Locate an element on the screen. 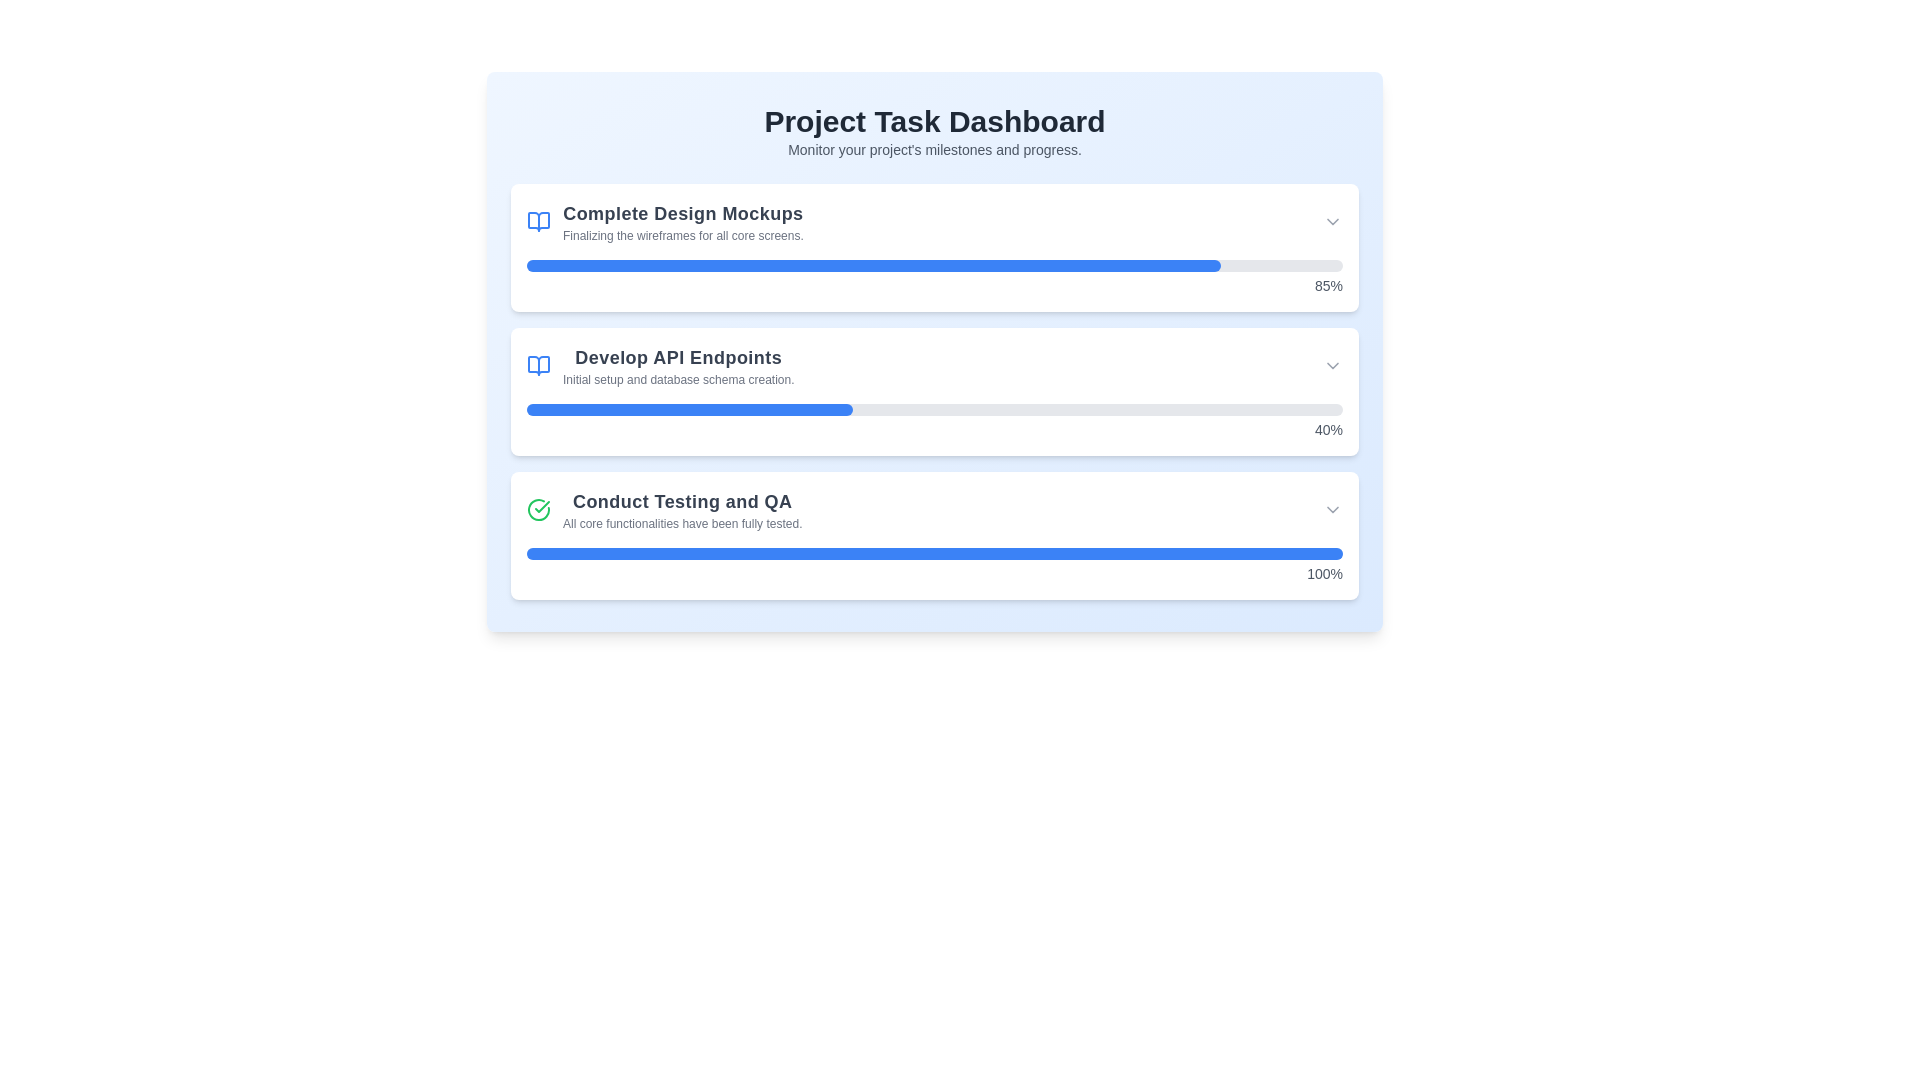  progress is located at coordinates (1008, 408).